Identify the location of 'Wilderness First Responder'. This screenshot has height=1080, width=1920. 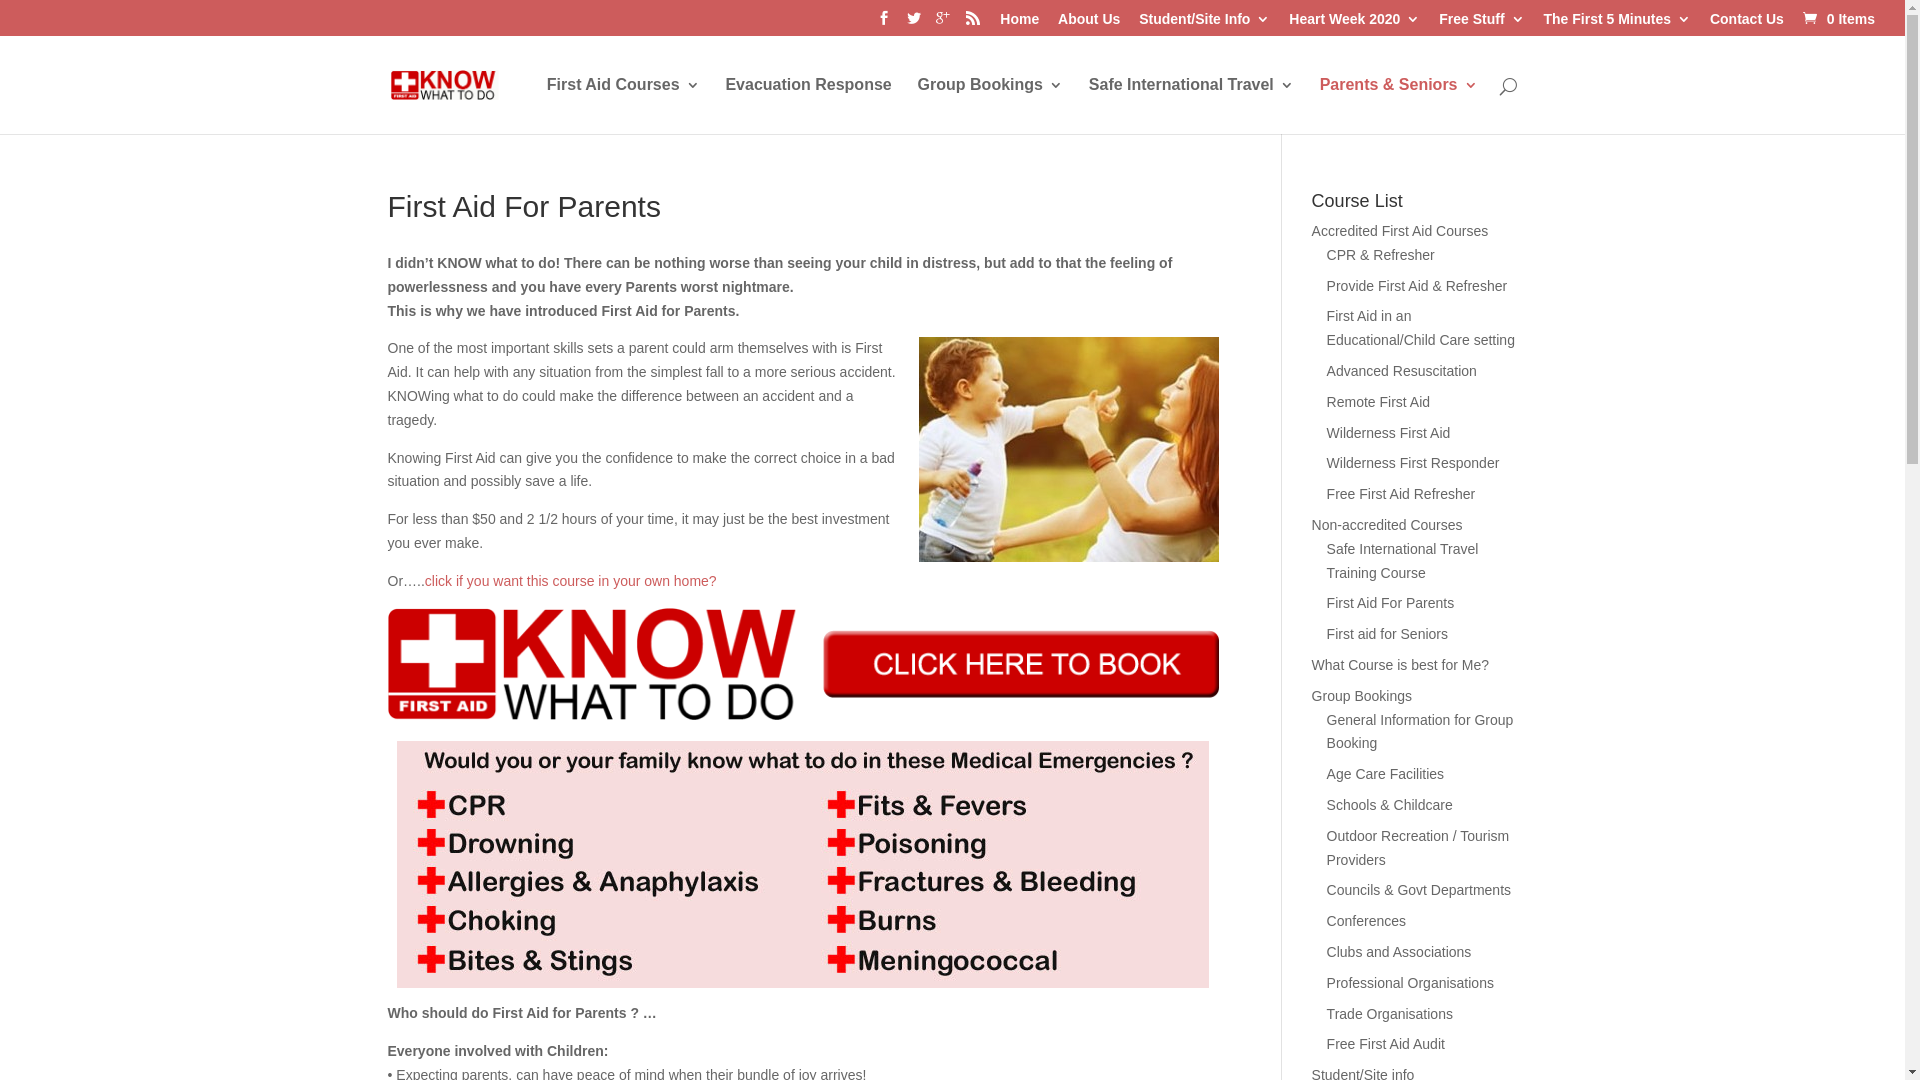
(1412, 462).